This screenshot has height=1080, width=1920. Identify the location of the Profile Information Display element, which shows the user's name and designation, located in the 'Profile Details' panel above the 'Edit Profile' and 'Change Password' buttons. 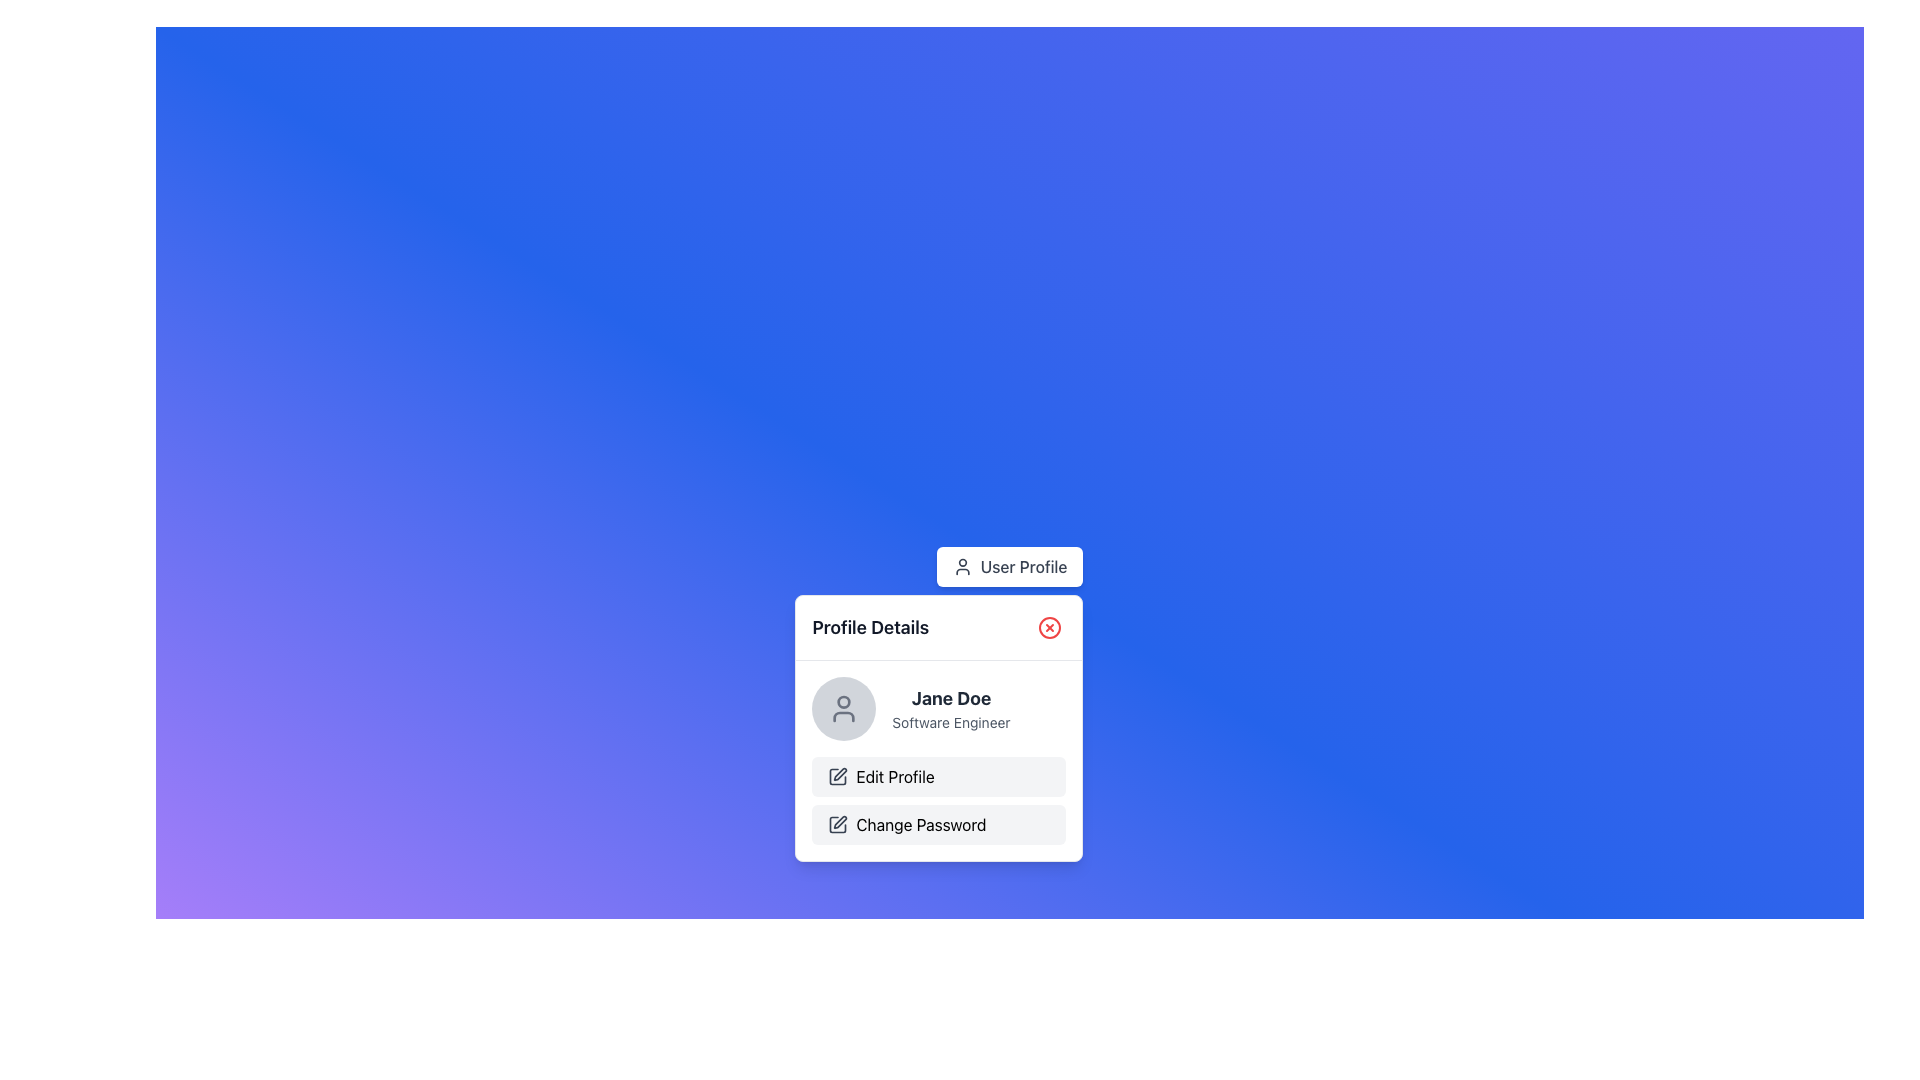
(938, 708).